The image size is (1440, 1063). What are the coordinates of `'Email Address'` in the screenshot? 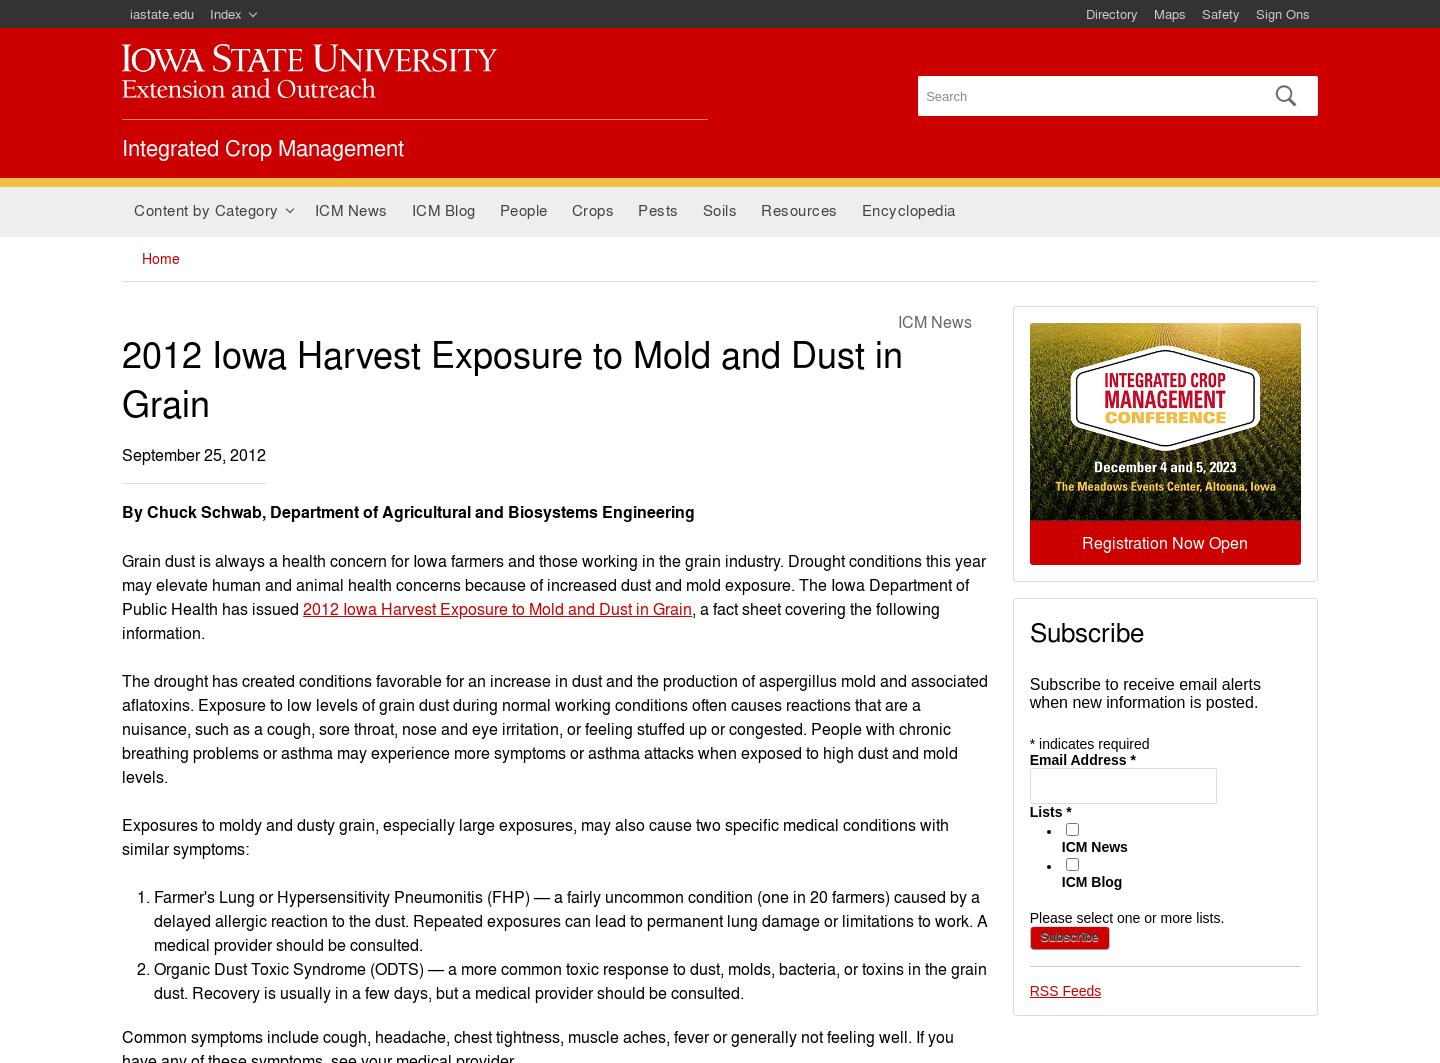 It's located at (1079, 757).